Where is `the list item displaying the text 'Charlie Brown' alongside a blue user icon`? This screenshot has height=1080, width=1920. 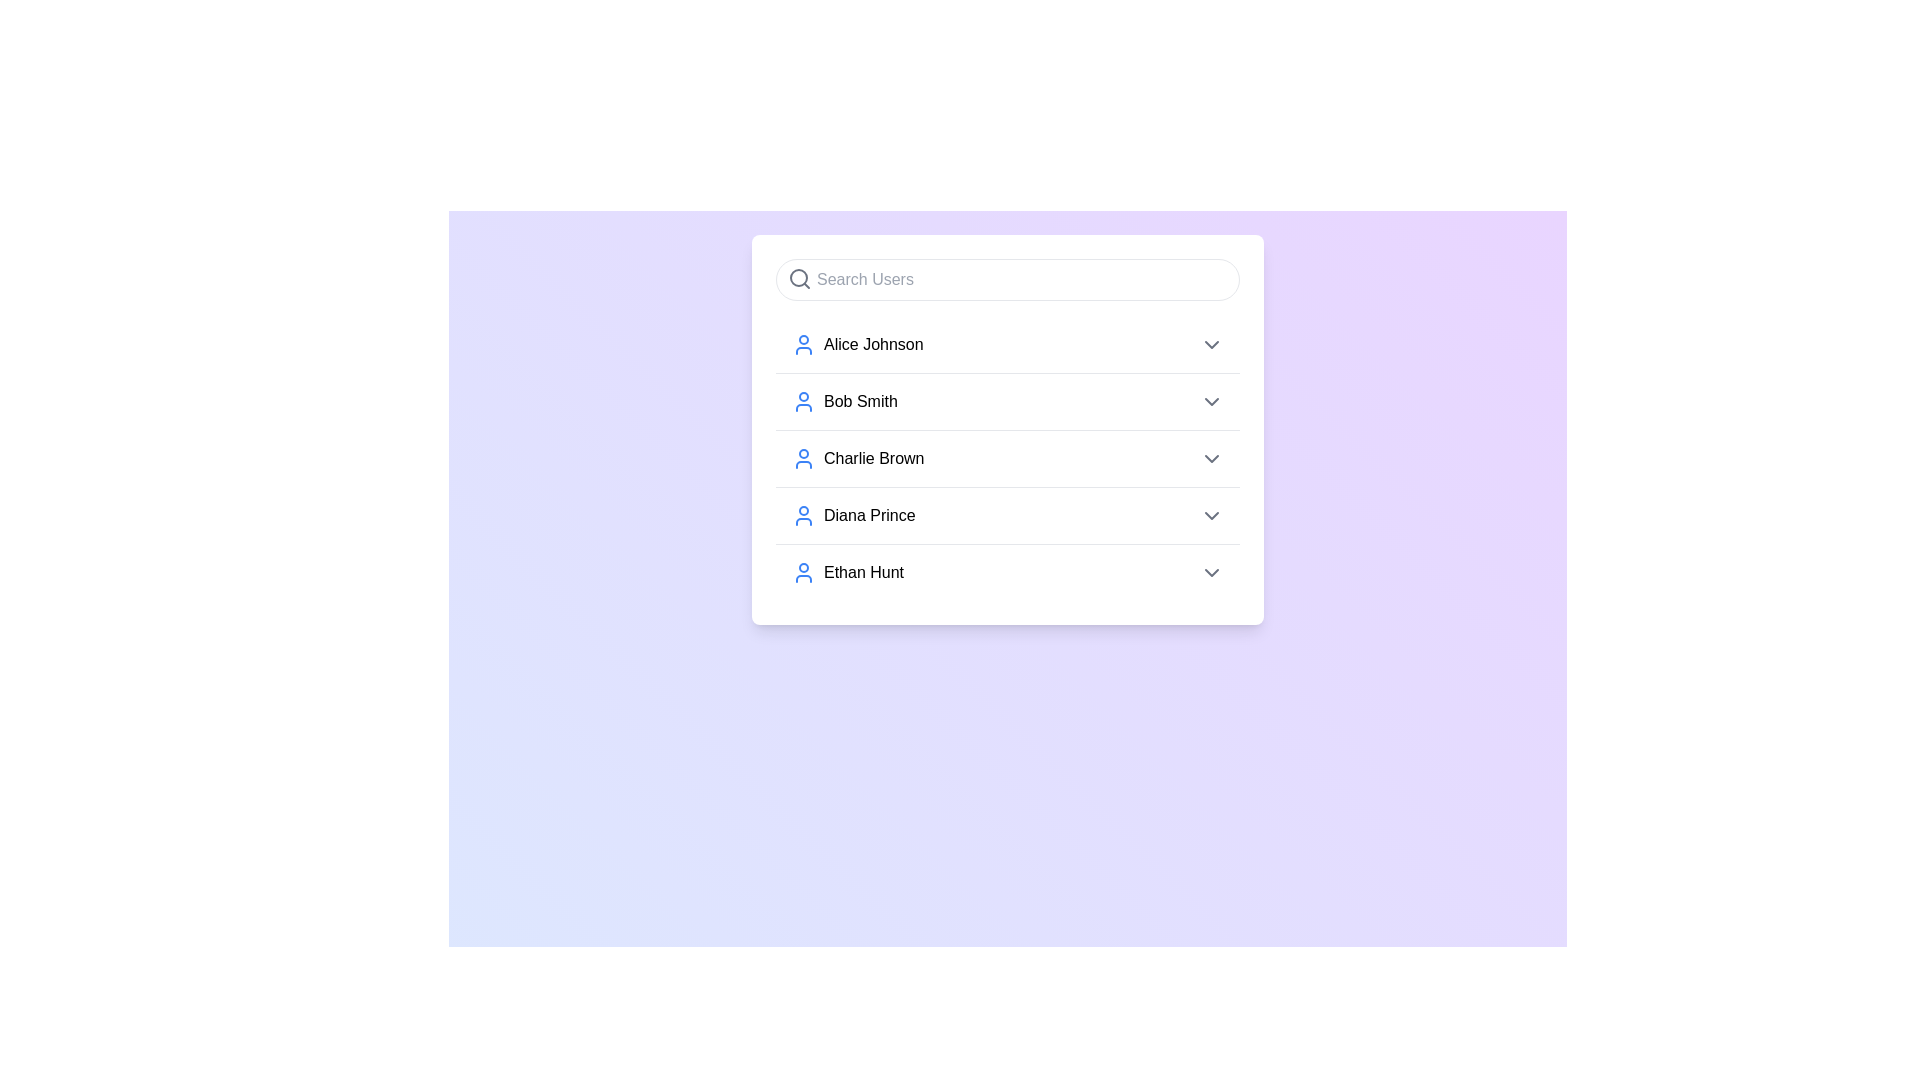
the list item displaying the text 'Charlie Brown' alongside a blue user icon is located at coordinates (858, 459).